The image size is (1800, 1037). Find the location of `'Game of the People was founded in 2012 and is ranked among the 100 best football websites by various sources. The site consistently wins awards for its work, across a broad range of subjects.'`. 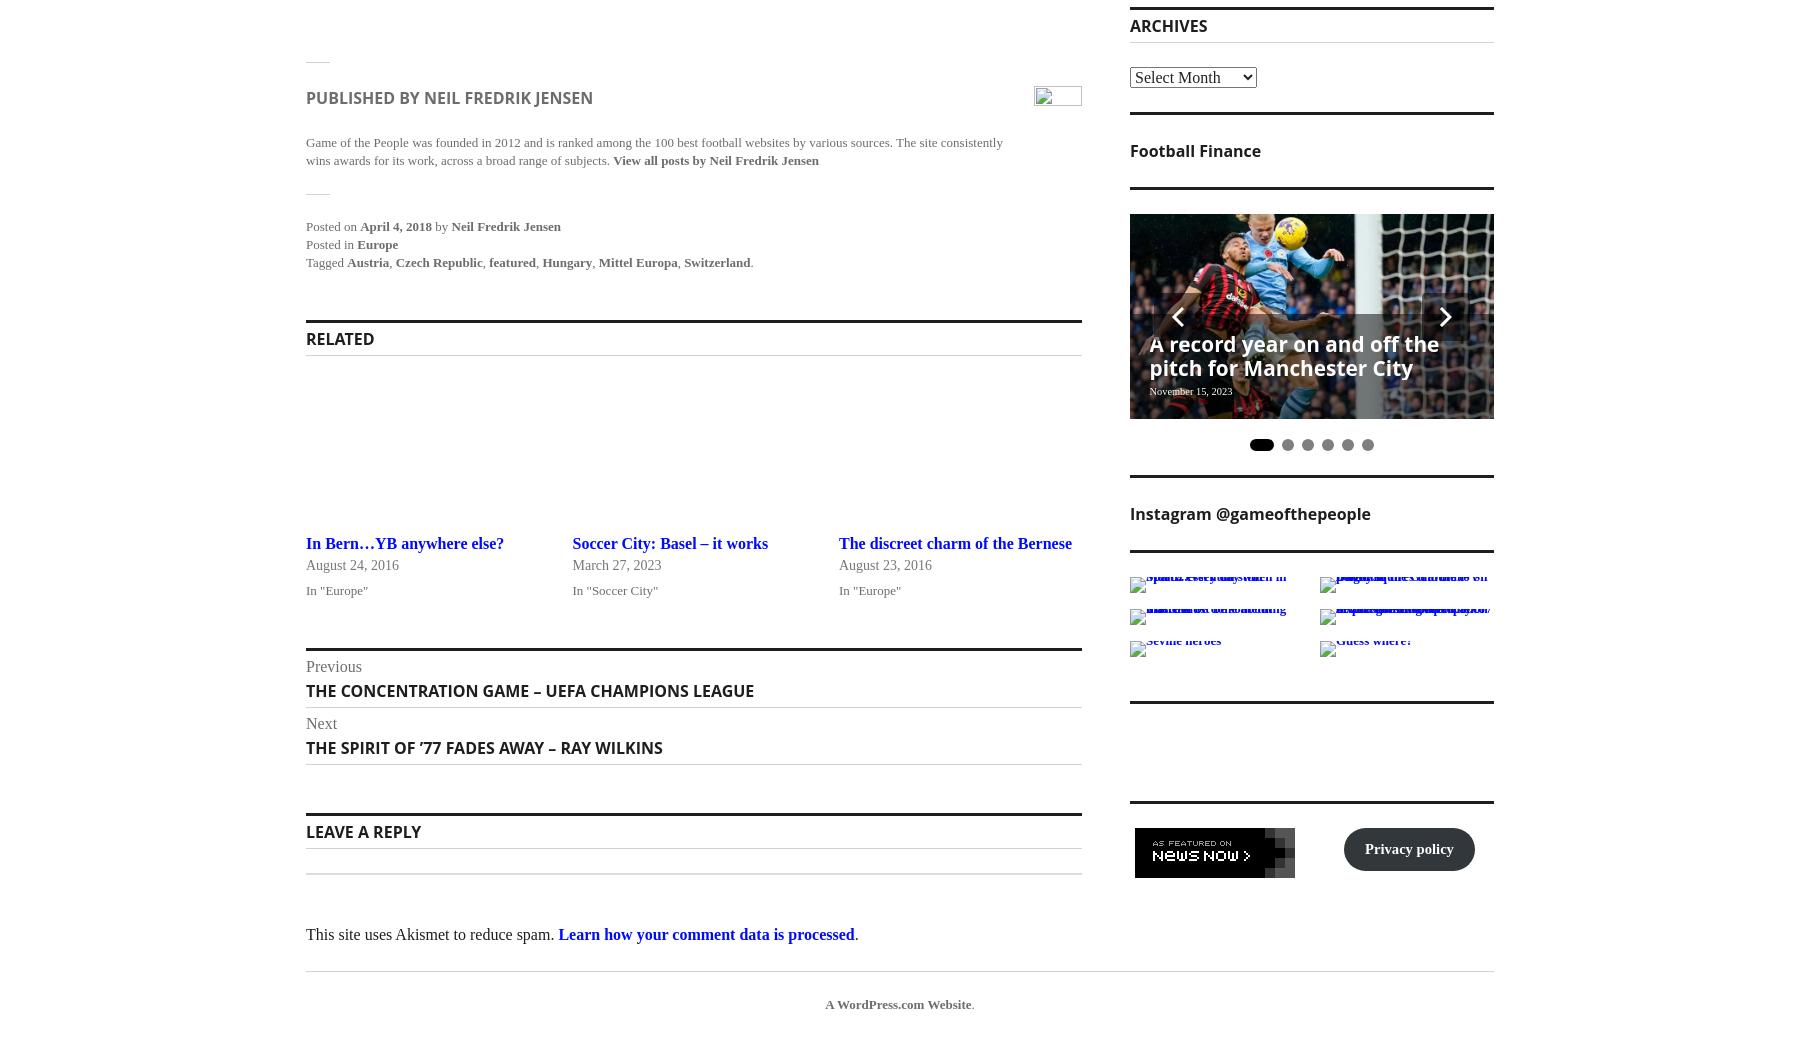

'Game of the People was founded in 2012 and is ranked among the 100 best football websites by various sources. The site consistently wins awards for its work, across a broad range of subjects.' is located at coordinates (653, 150).